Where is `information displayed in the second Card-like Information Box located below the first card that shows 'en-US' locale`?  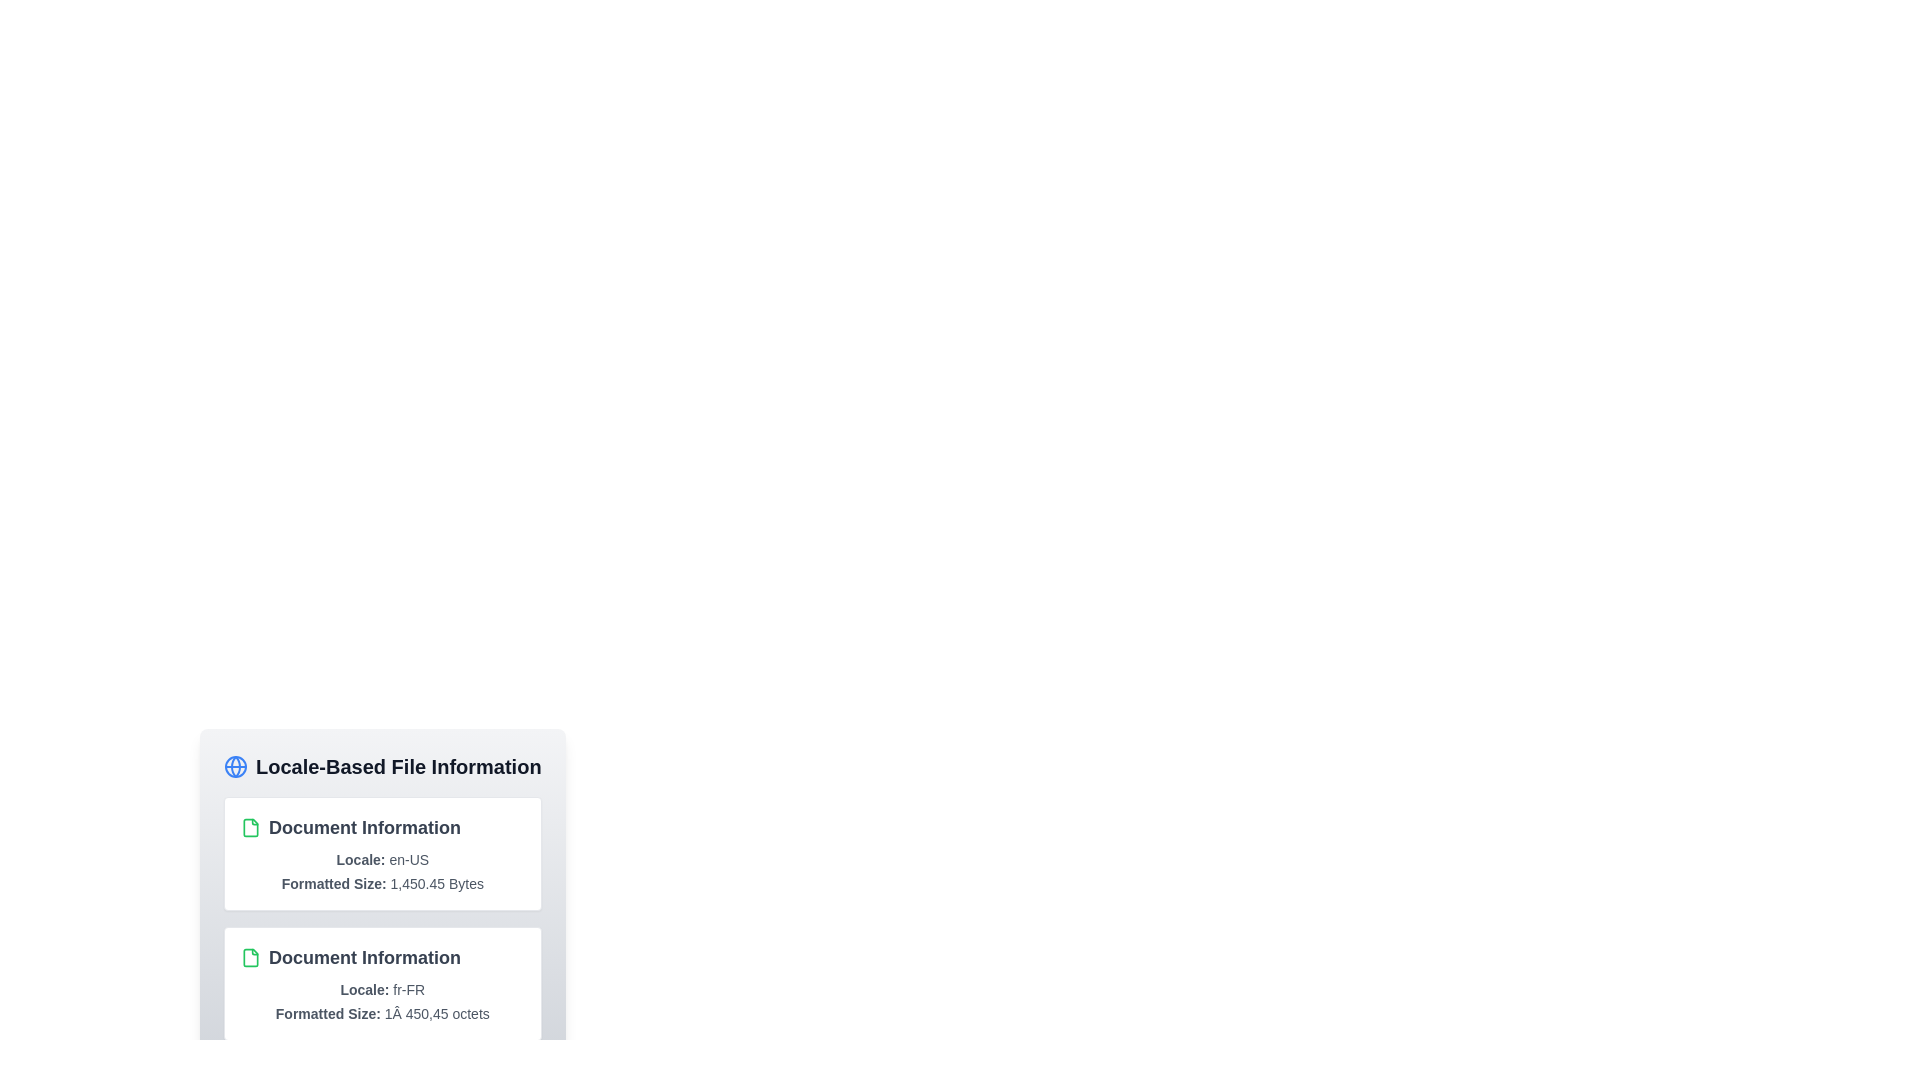
information displayed in the second Card-like Information Box located below the first card that shows 'en-US' locale is located at coordinates (382, 982).